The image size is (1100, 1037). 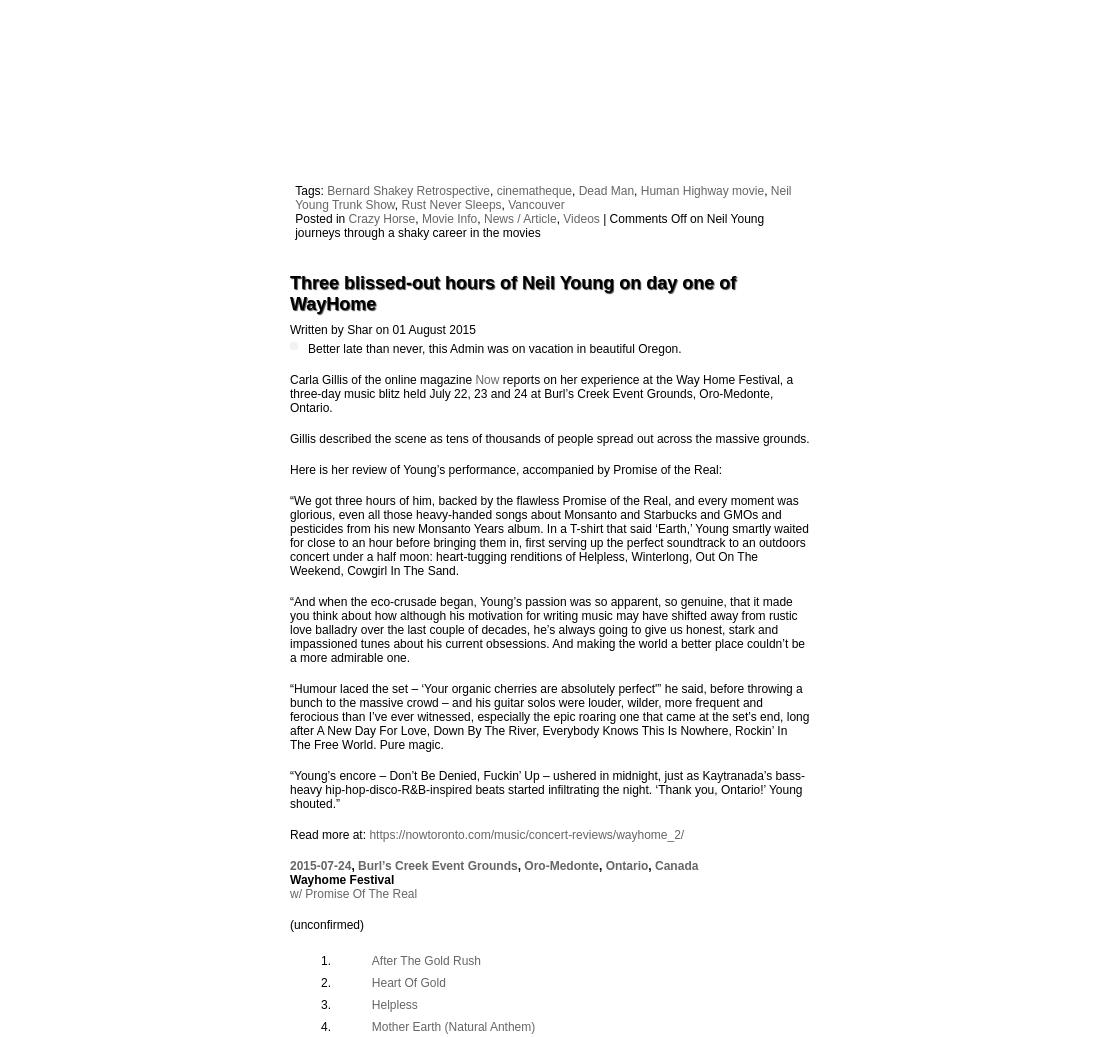 What do you see at coordinates (560, 864) in the screenshot?
I see `'Oro-Medonte'` at bounding box center [560, 864].